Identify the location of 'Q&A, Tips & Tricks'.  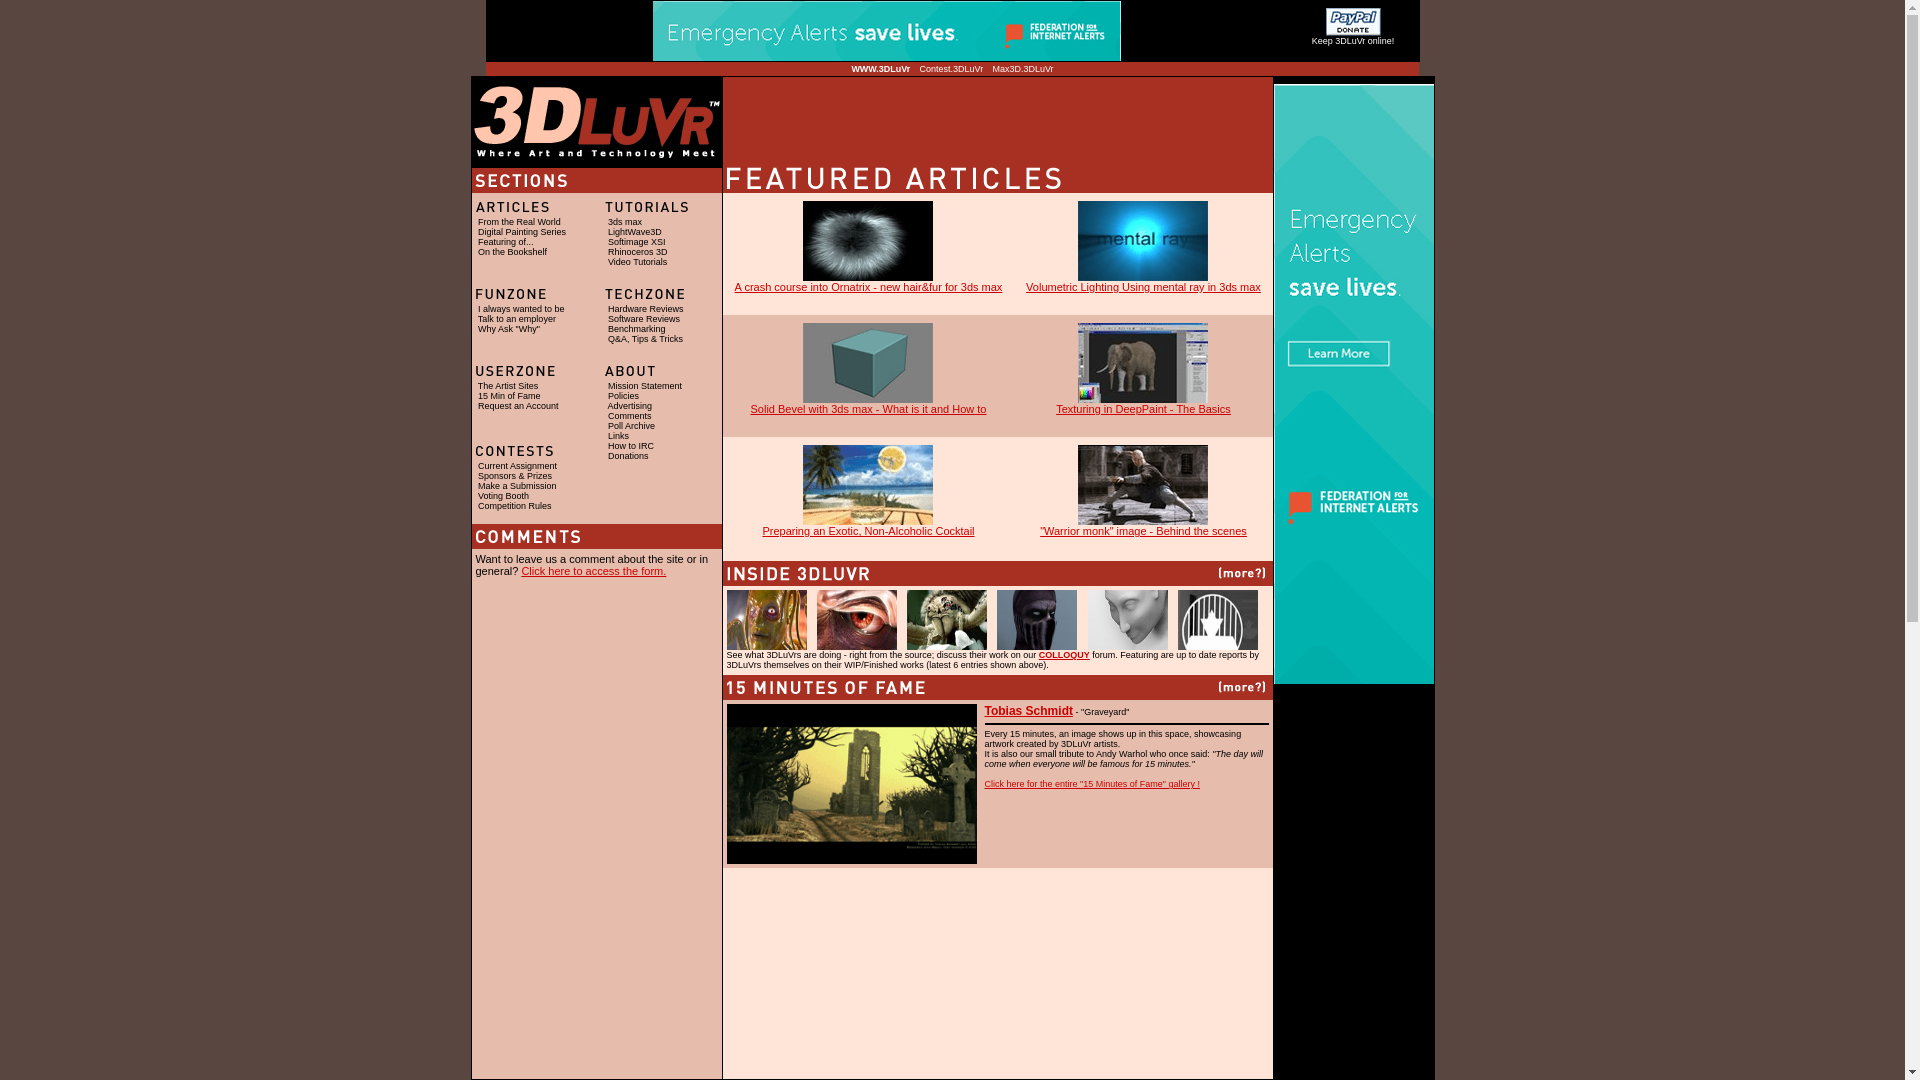
(645, 338).